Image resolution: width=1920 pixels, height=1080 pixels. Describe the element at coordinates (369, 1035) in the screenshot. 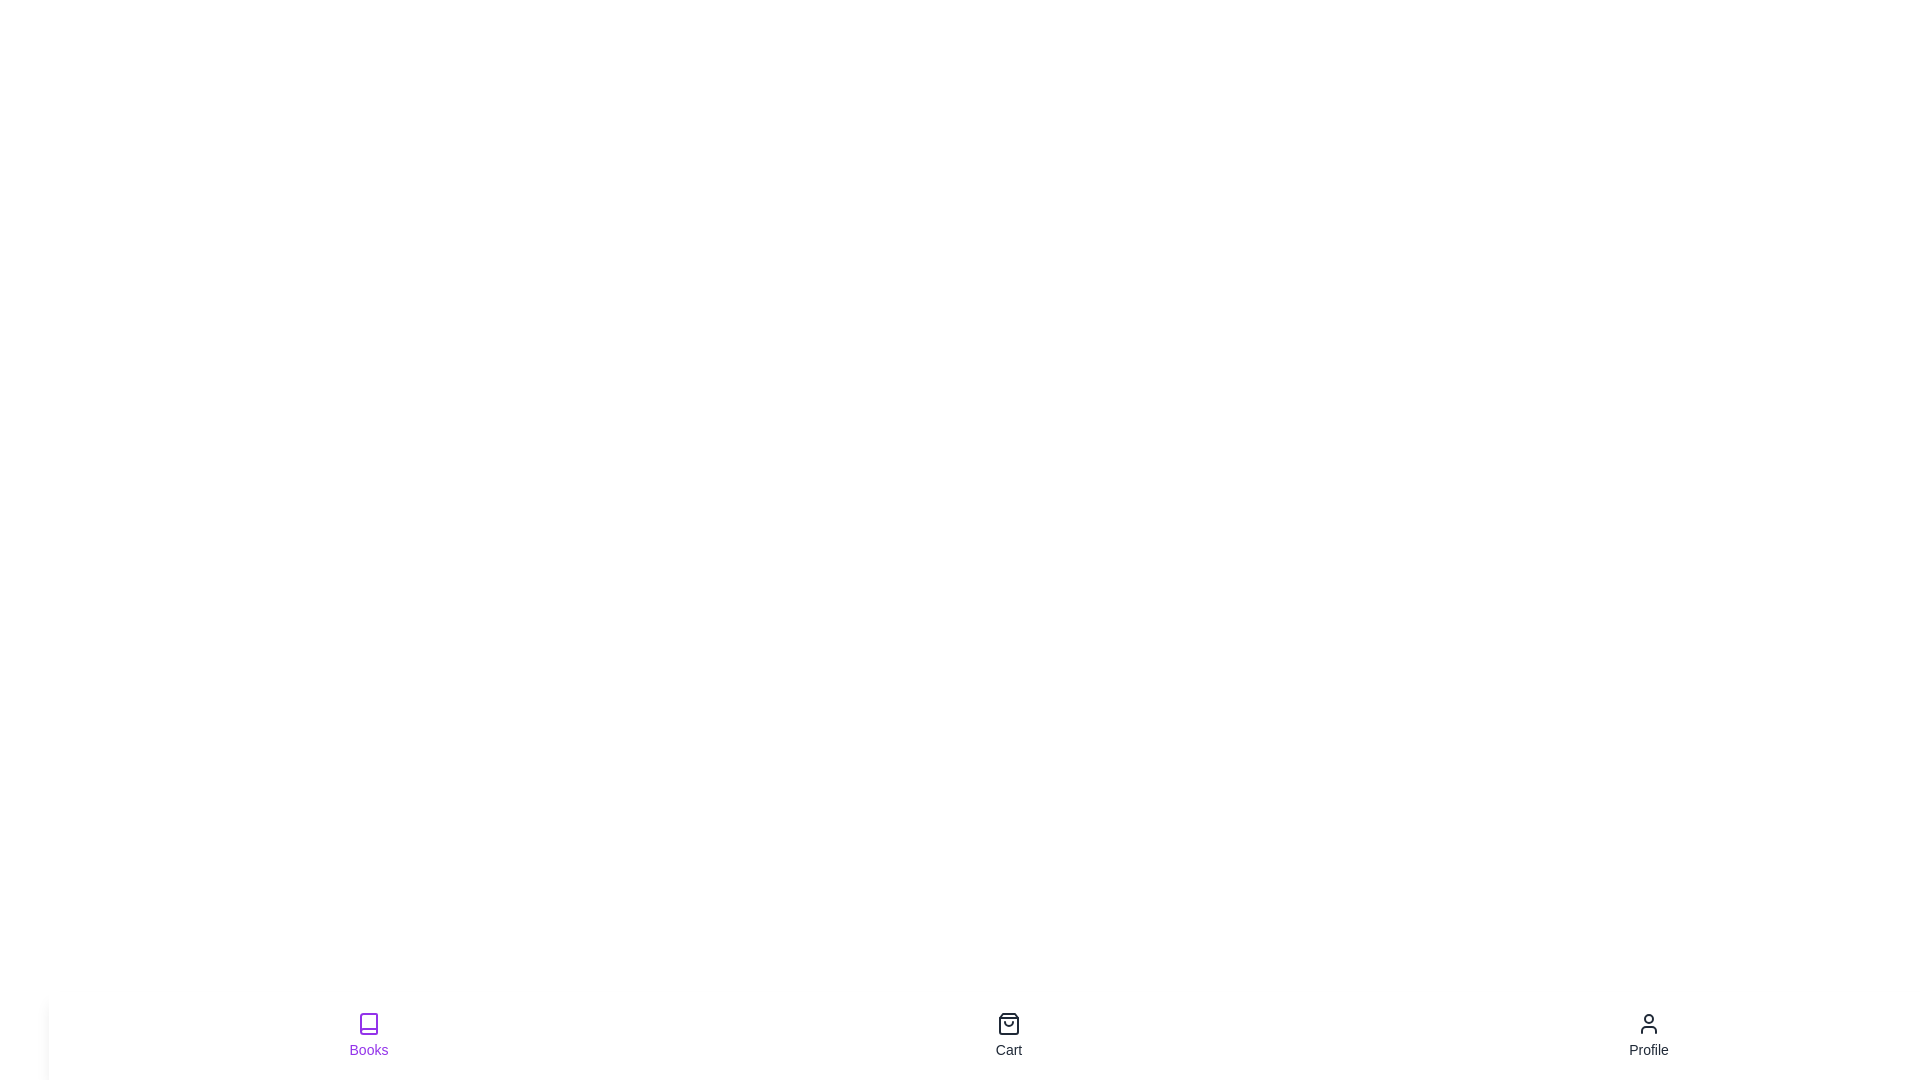

I see `the Books tab by clicking its button` at that location.